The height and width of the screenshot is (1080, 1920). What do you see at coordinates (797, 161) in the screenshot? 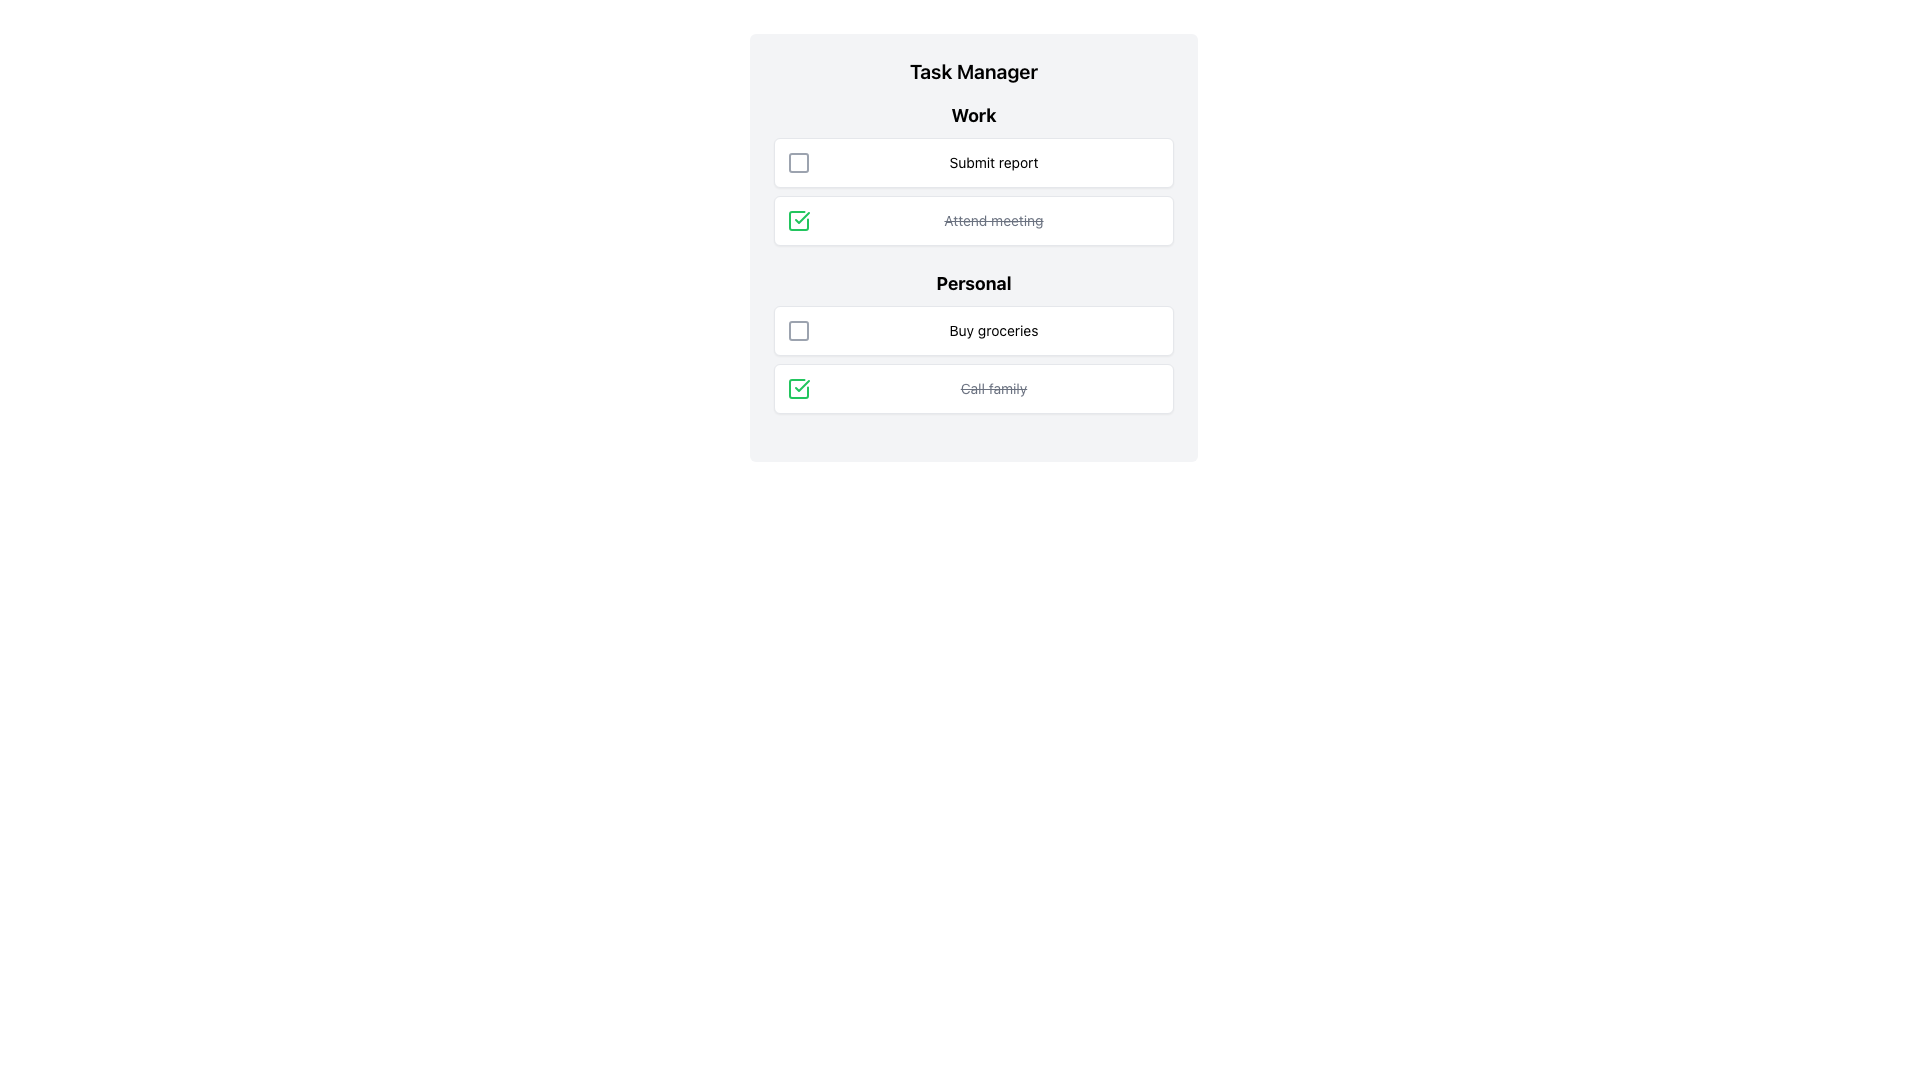
I see `the checkbox-like control for marking the 'Submit report' task` at bounding box center [797, 161].